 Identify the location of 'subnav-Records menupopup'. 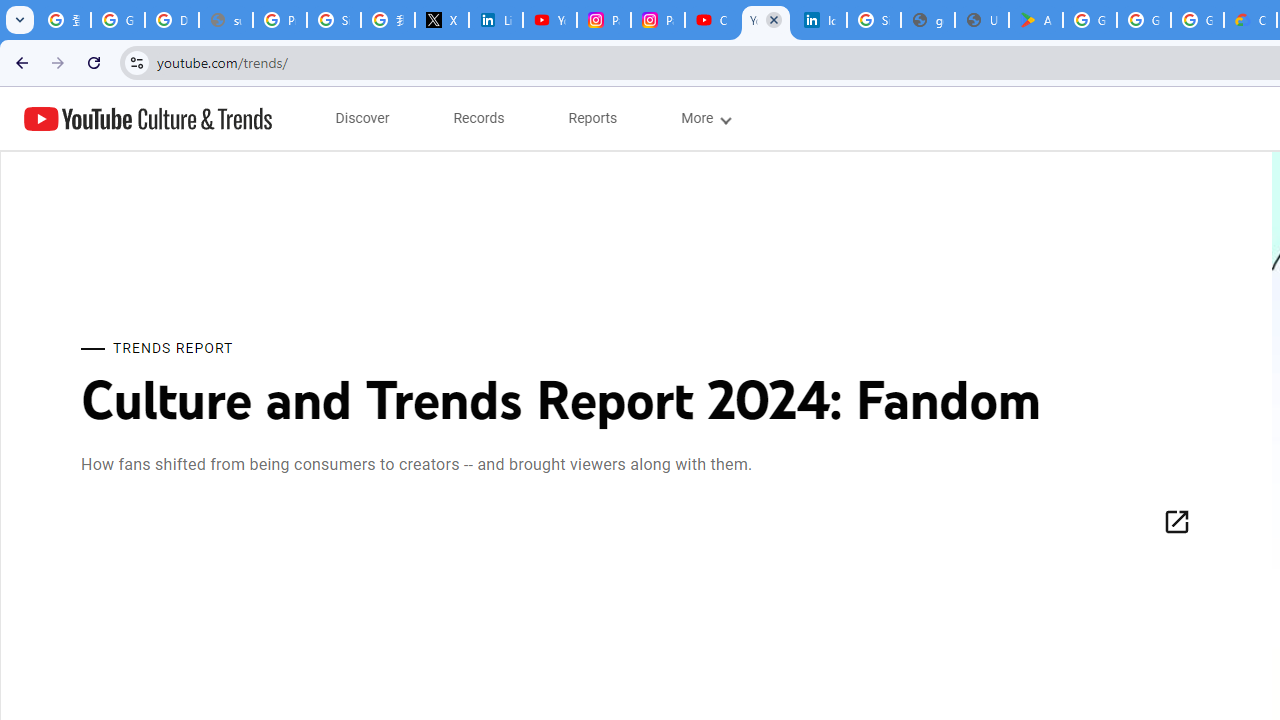
(478, 118).